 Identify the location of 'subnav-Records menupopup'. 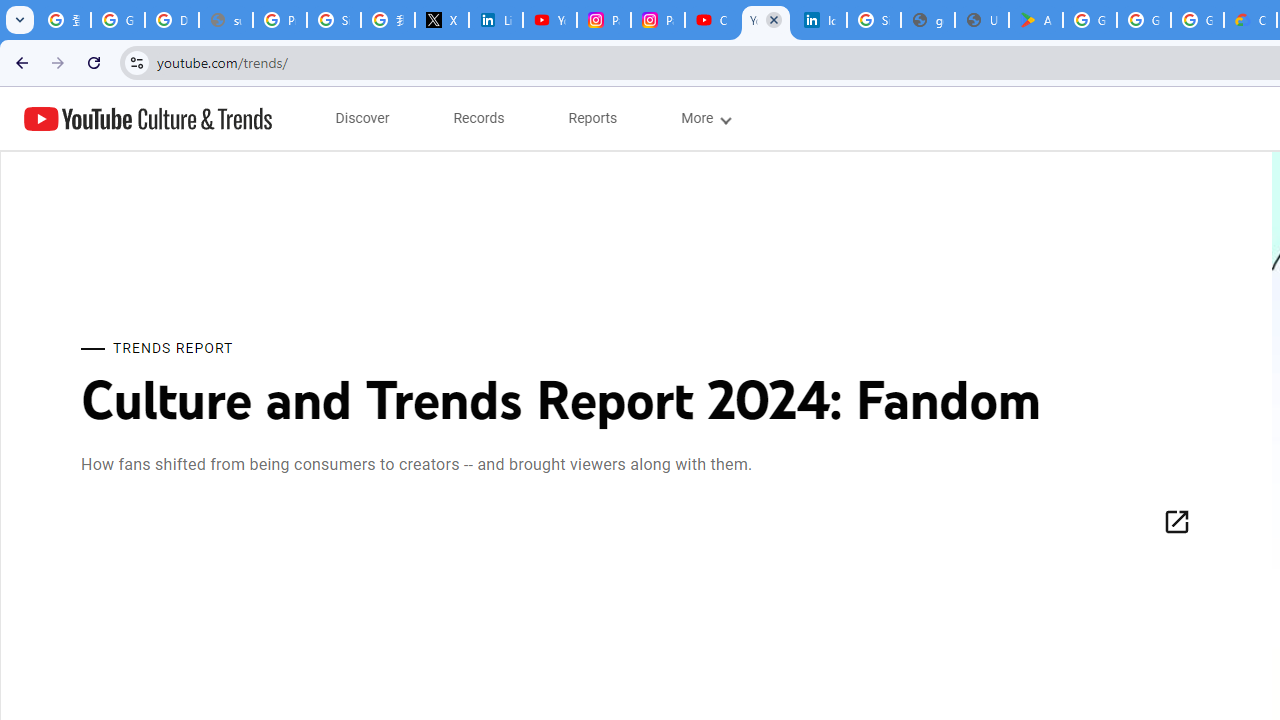
(478, 118).